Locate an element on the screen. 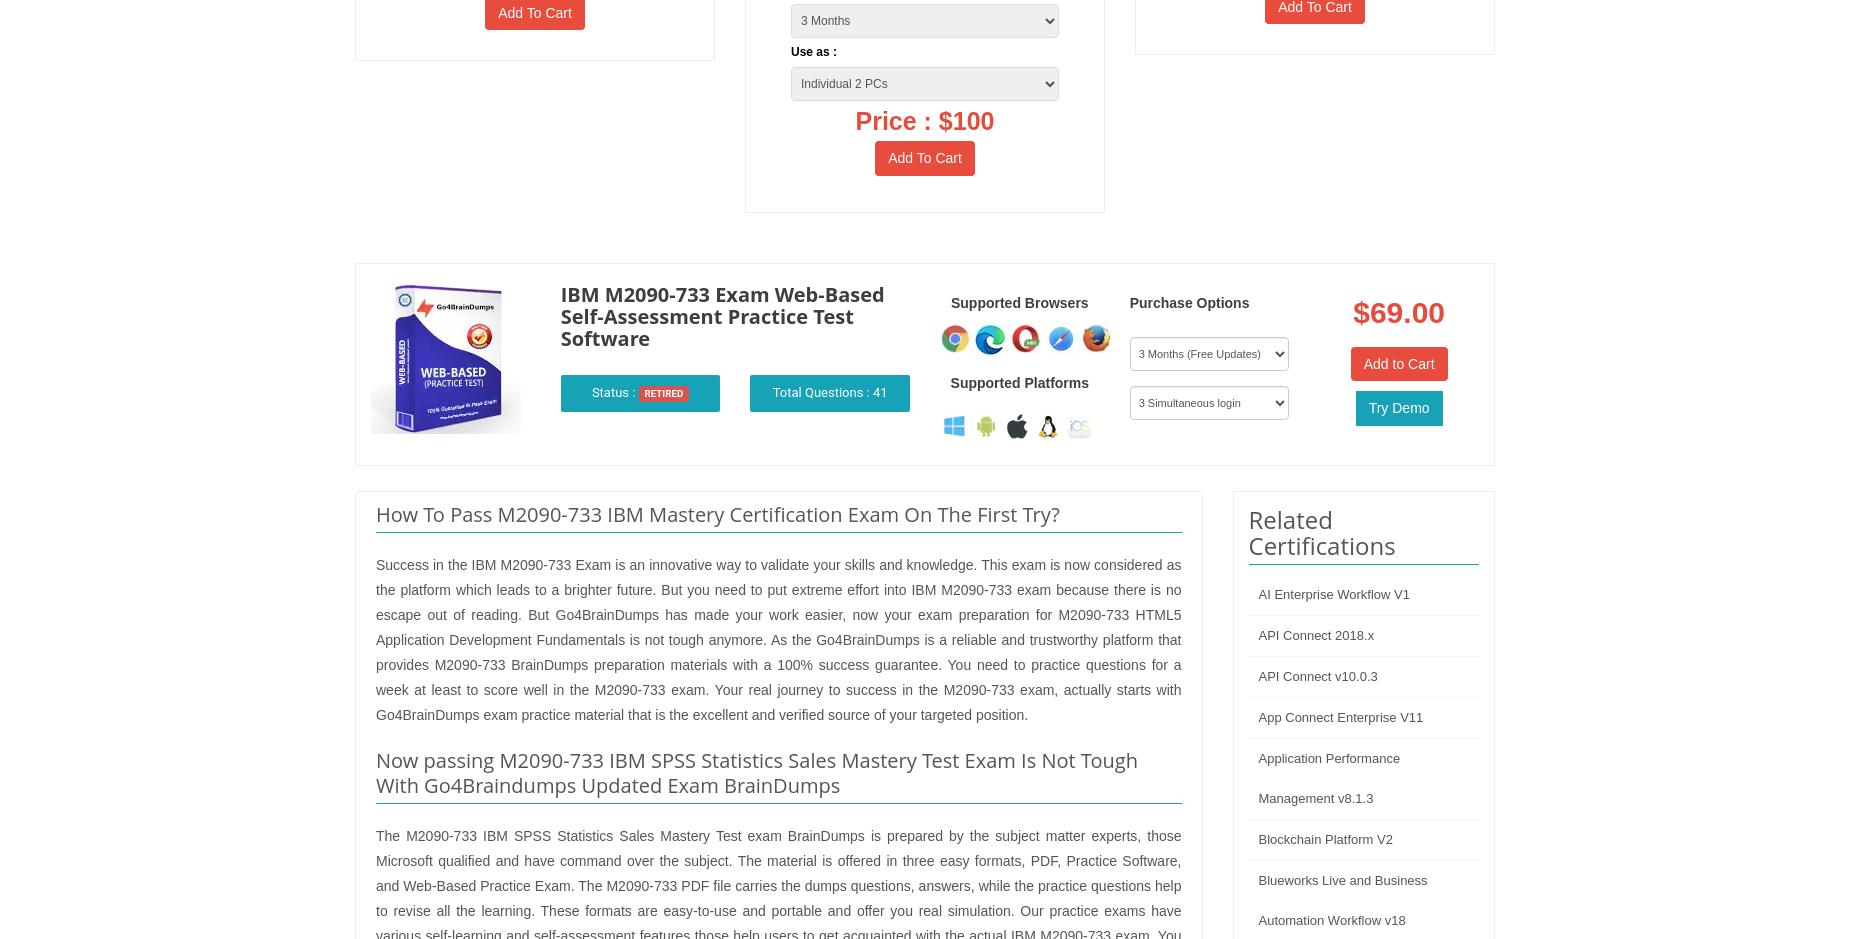  'IBM M2090-733 Exam Web-Based Self-Assessment Practice Test Software' is located at coordinates (722, 315).